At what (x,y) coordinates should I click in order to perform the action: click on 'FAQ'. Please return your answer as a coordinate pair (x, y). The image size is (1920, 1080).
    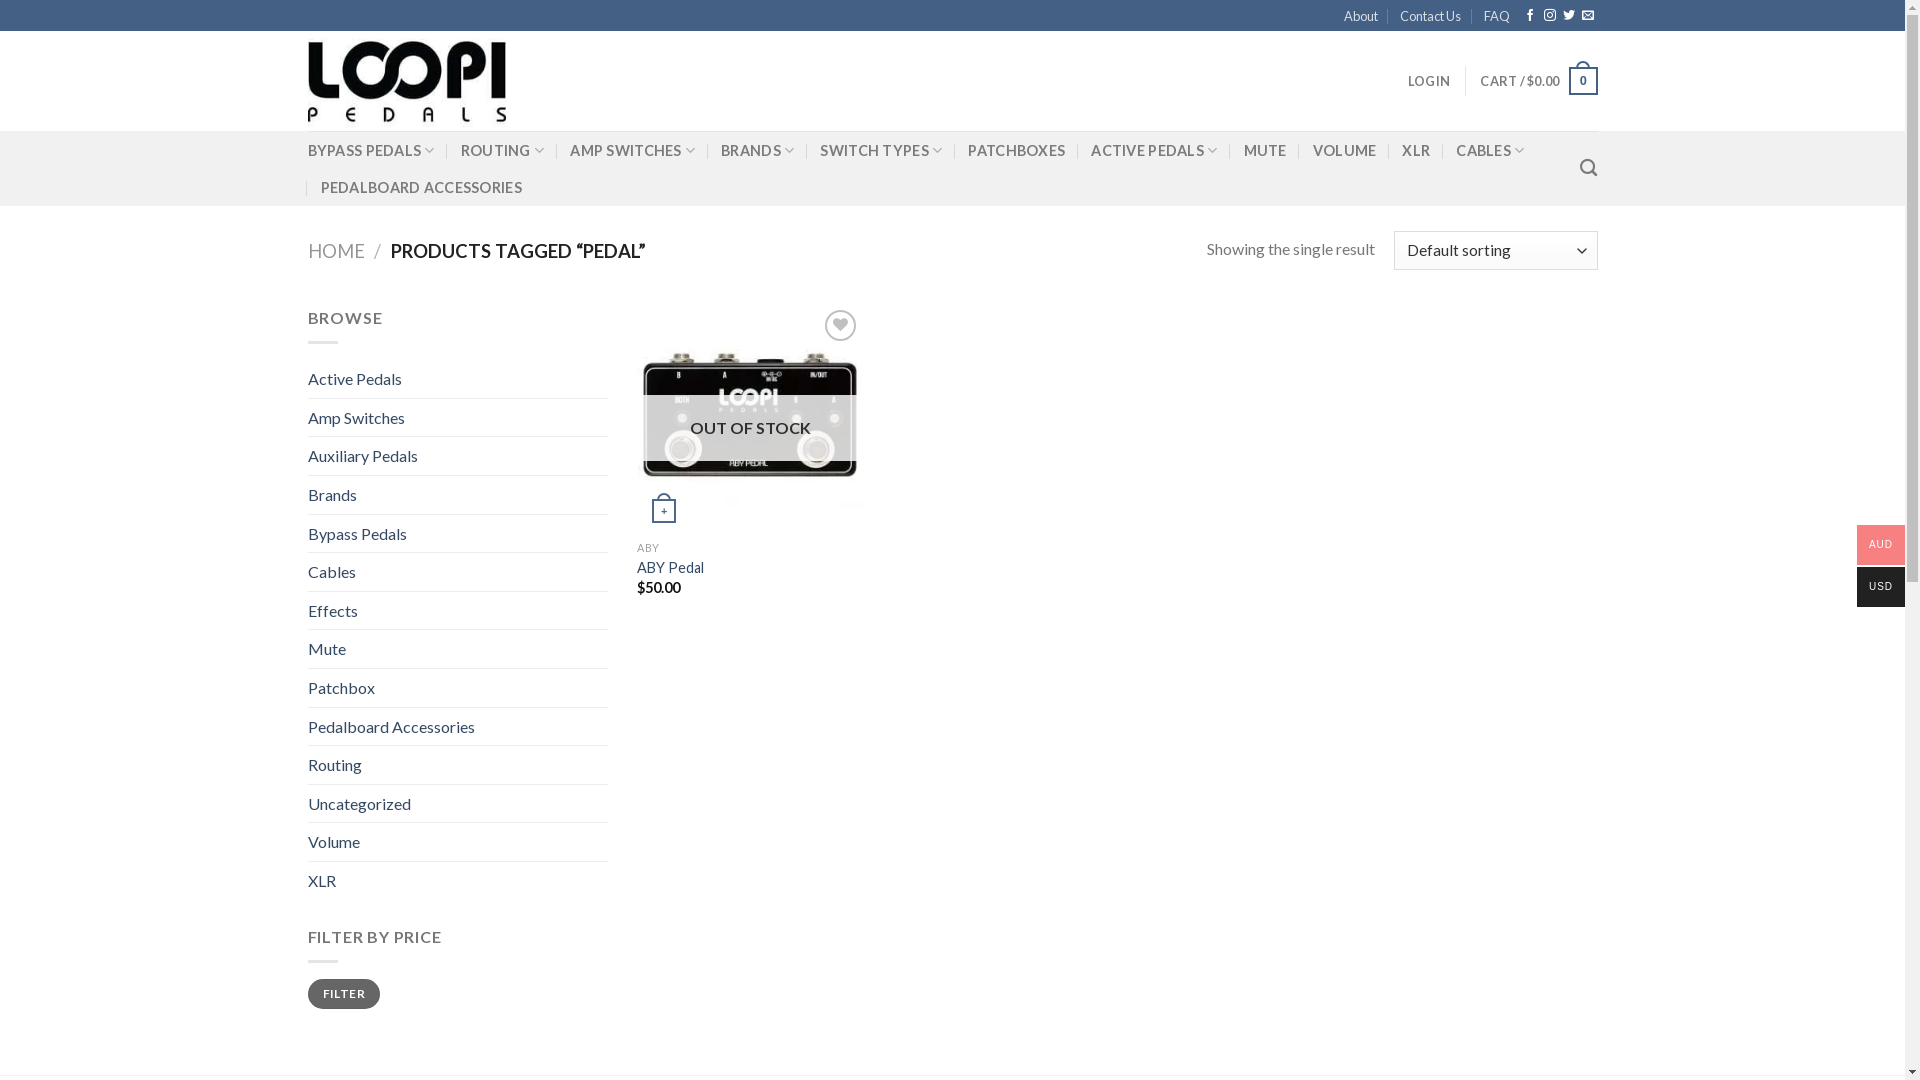
    Looking at the image, I should click on (1497, 15).